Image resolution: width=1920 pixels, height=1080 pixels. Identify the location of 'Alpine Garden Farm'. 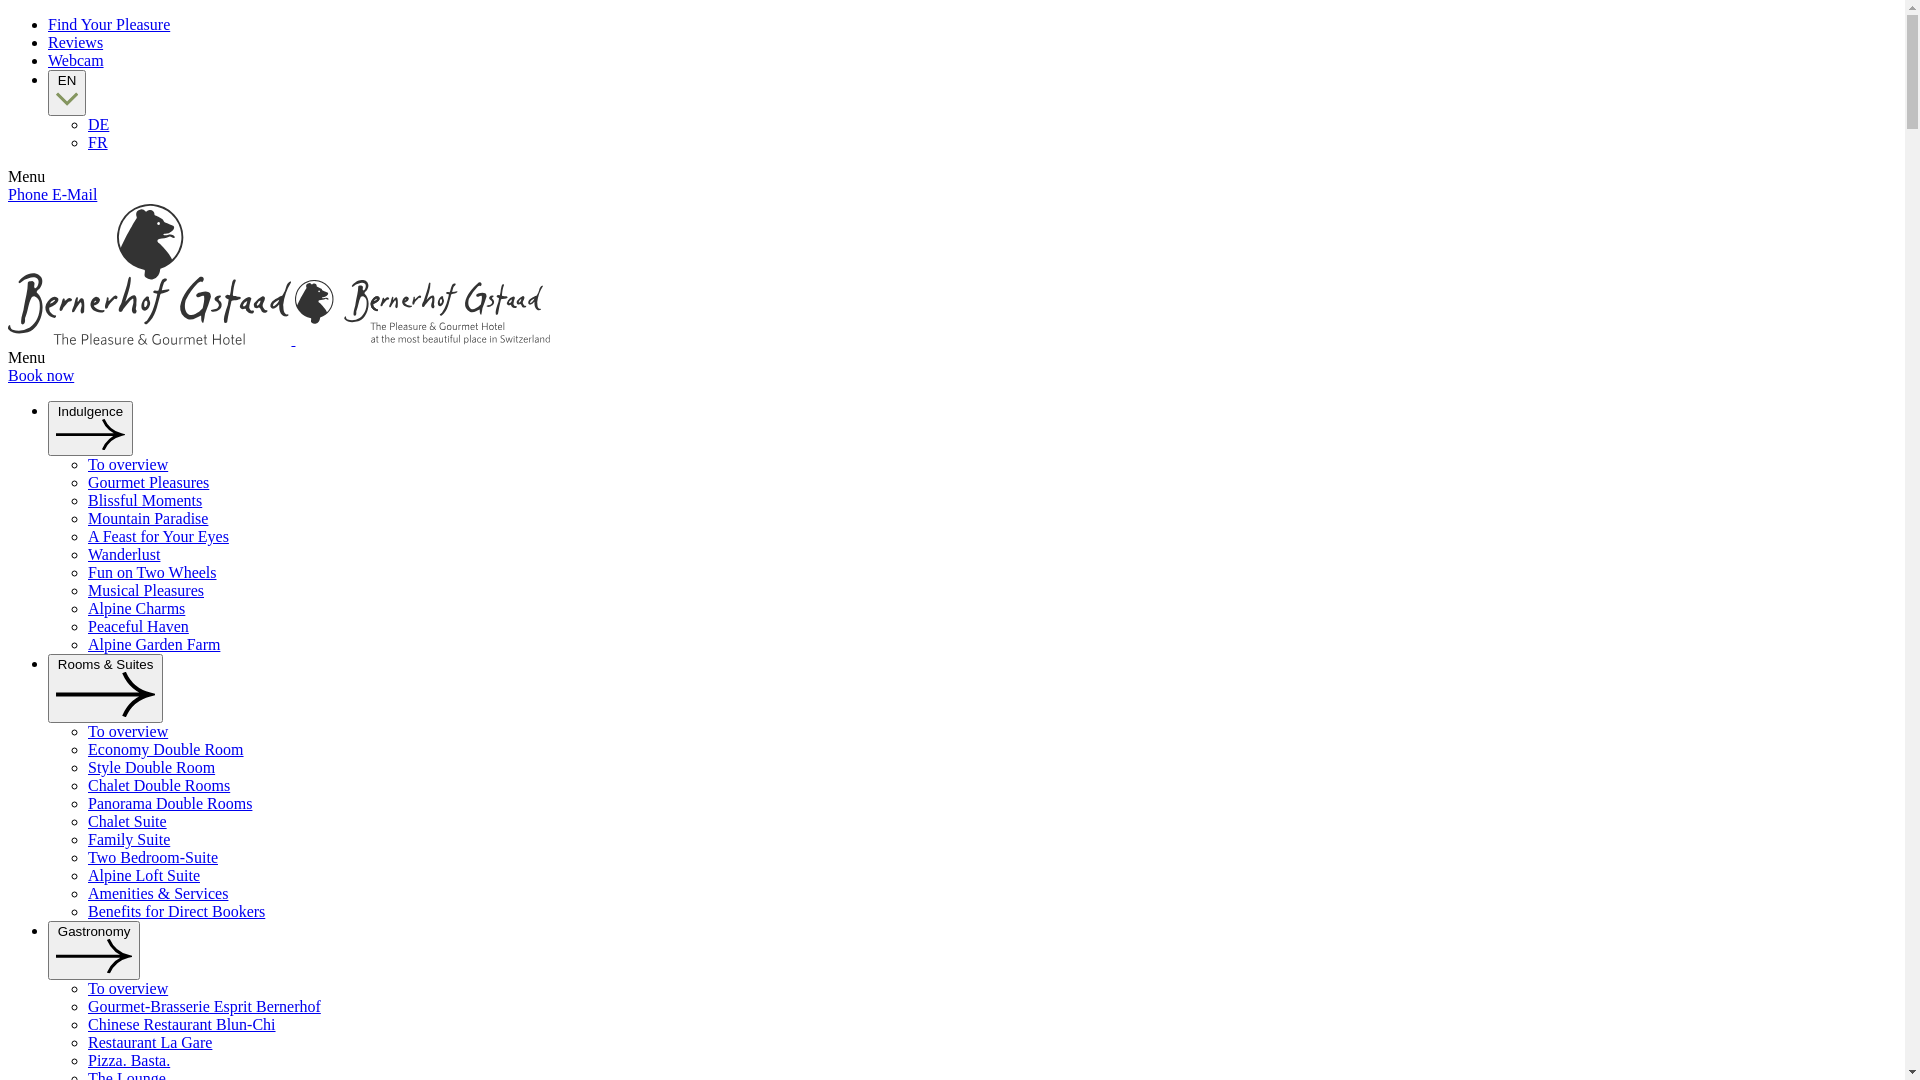
(152, 644).